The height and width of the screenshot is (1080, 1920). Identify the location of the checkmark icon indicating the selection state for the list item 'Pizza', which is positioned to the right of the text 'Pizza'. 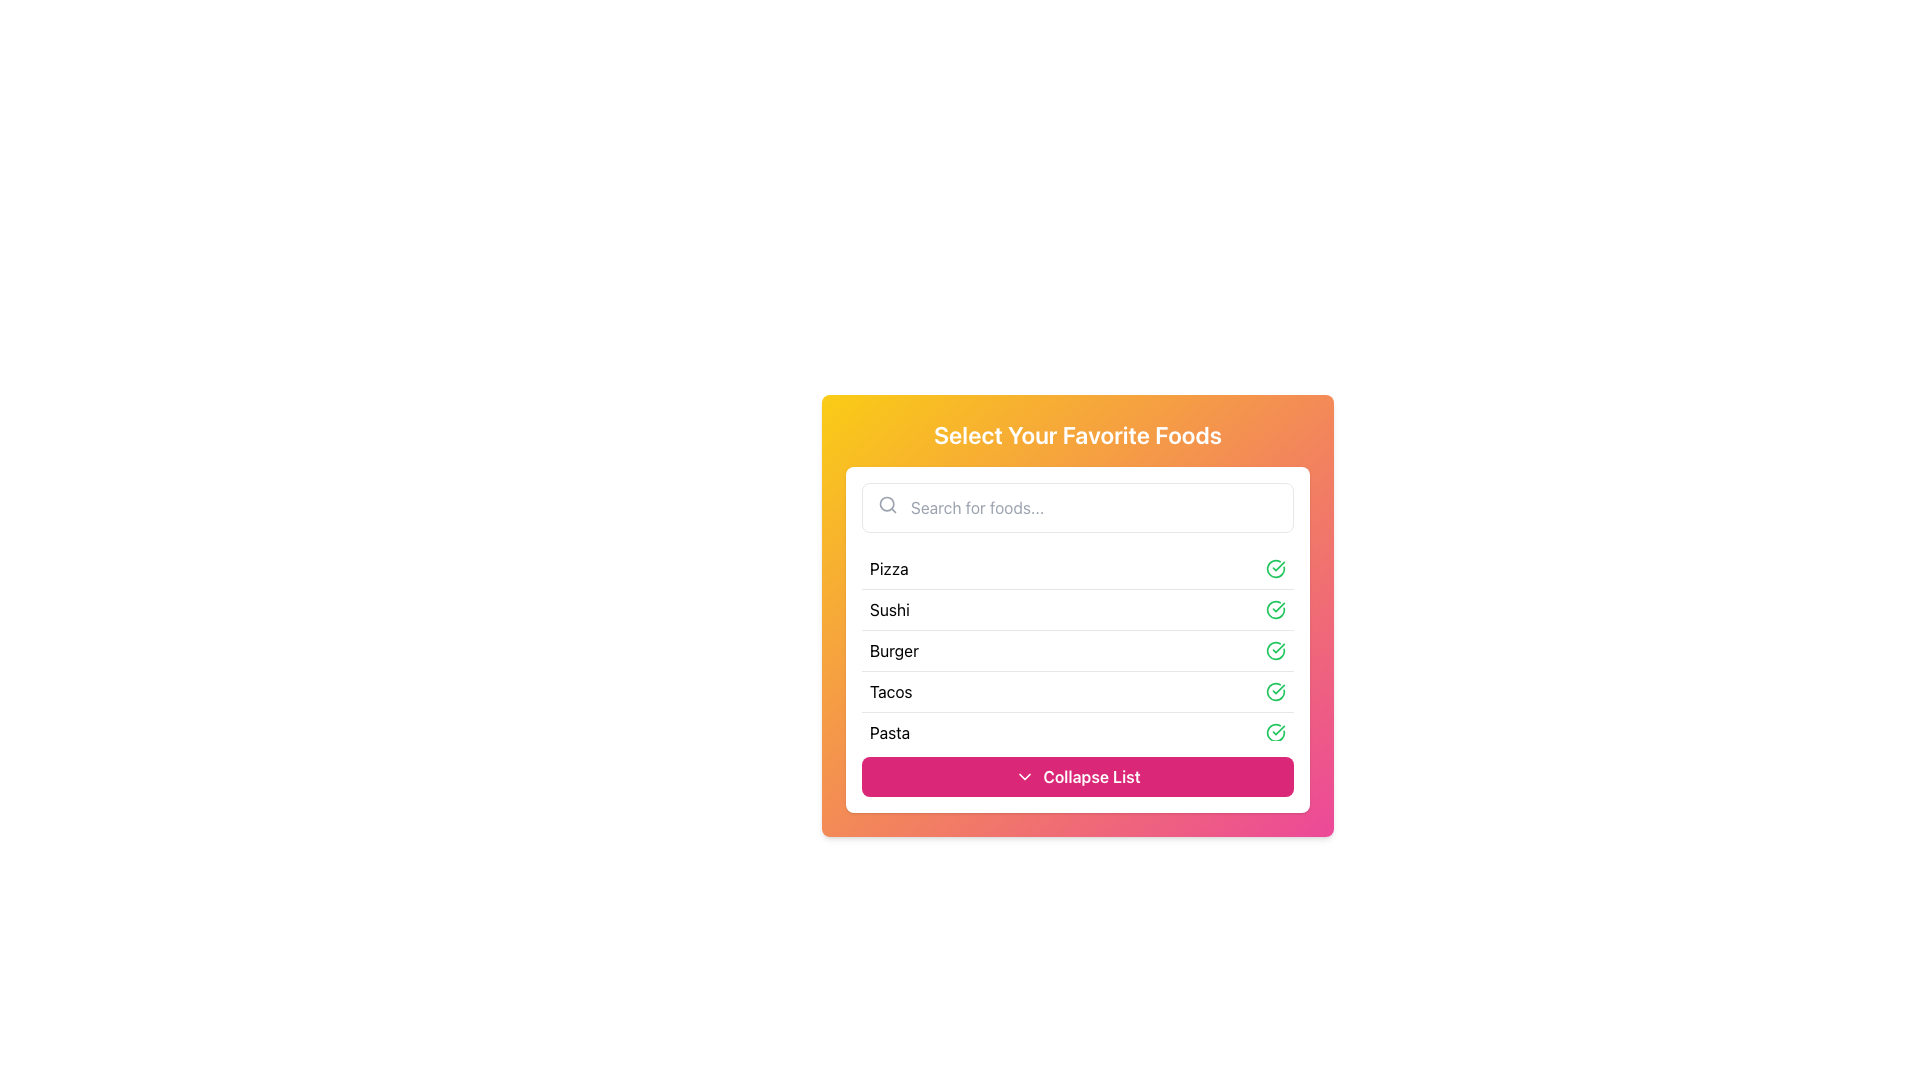
(1275, 569).